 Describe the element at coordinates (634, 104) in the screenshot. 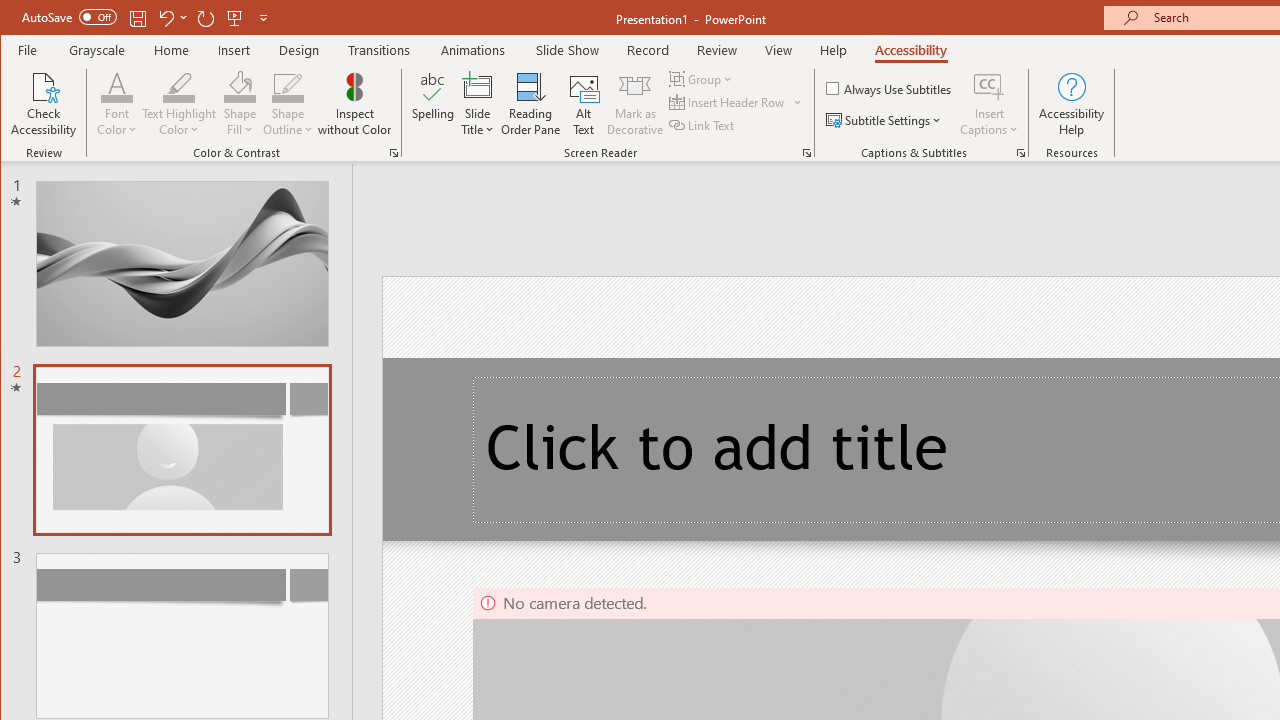

I see `'Mark as Decorative'` at that location.